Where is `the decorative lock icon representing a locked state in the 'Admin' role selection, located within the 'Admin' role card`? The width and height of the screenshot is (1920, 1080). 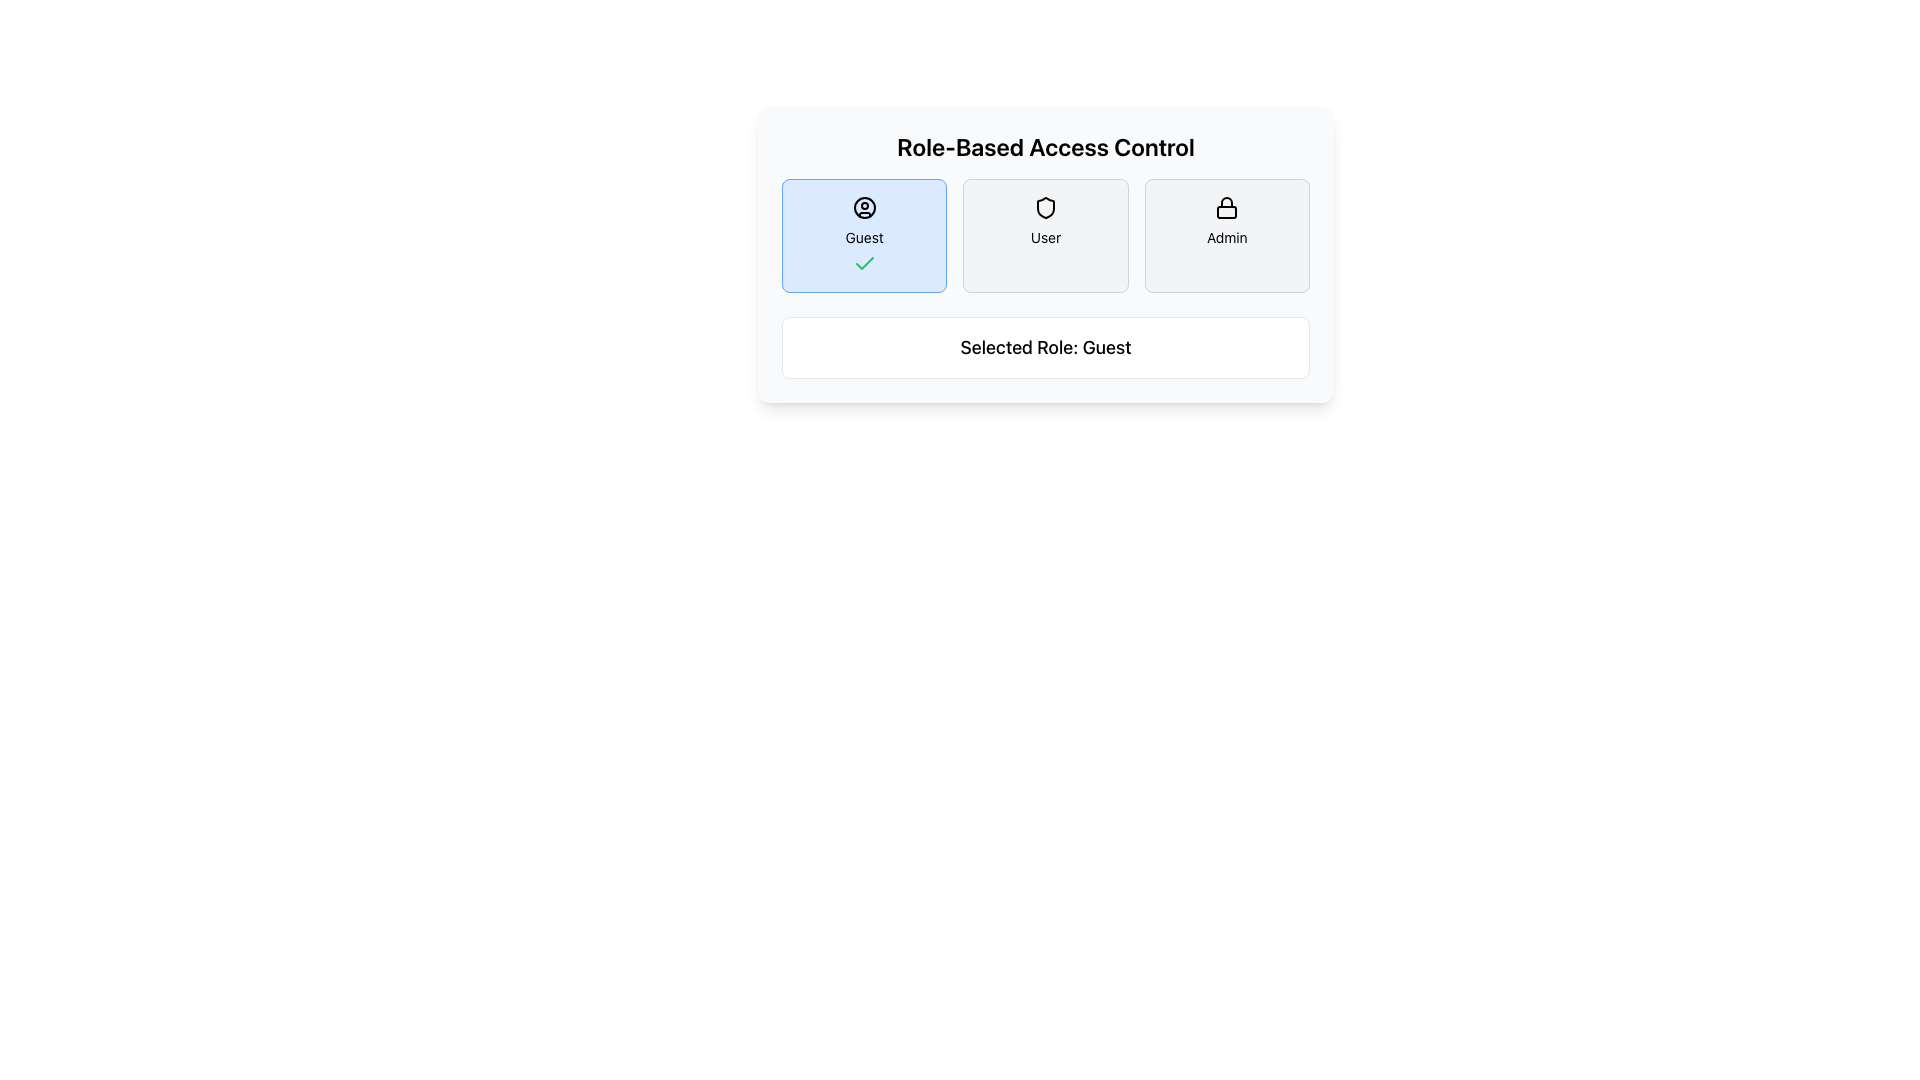
the decorative lock icon representing a locked state in the 'Admin' role selection, located within the 'Admin' role card is located at coordinates (1226, 212).